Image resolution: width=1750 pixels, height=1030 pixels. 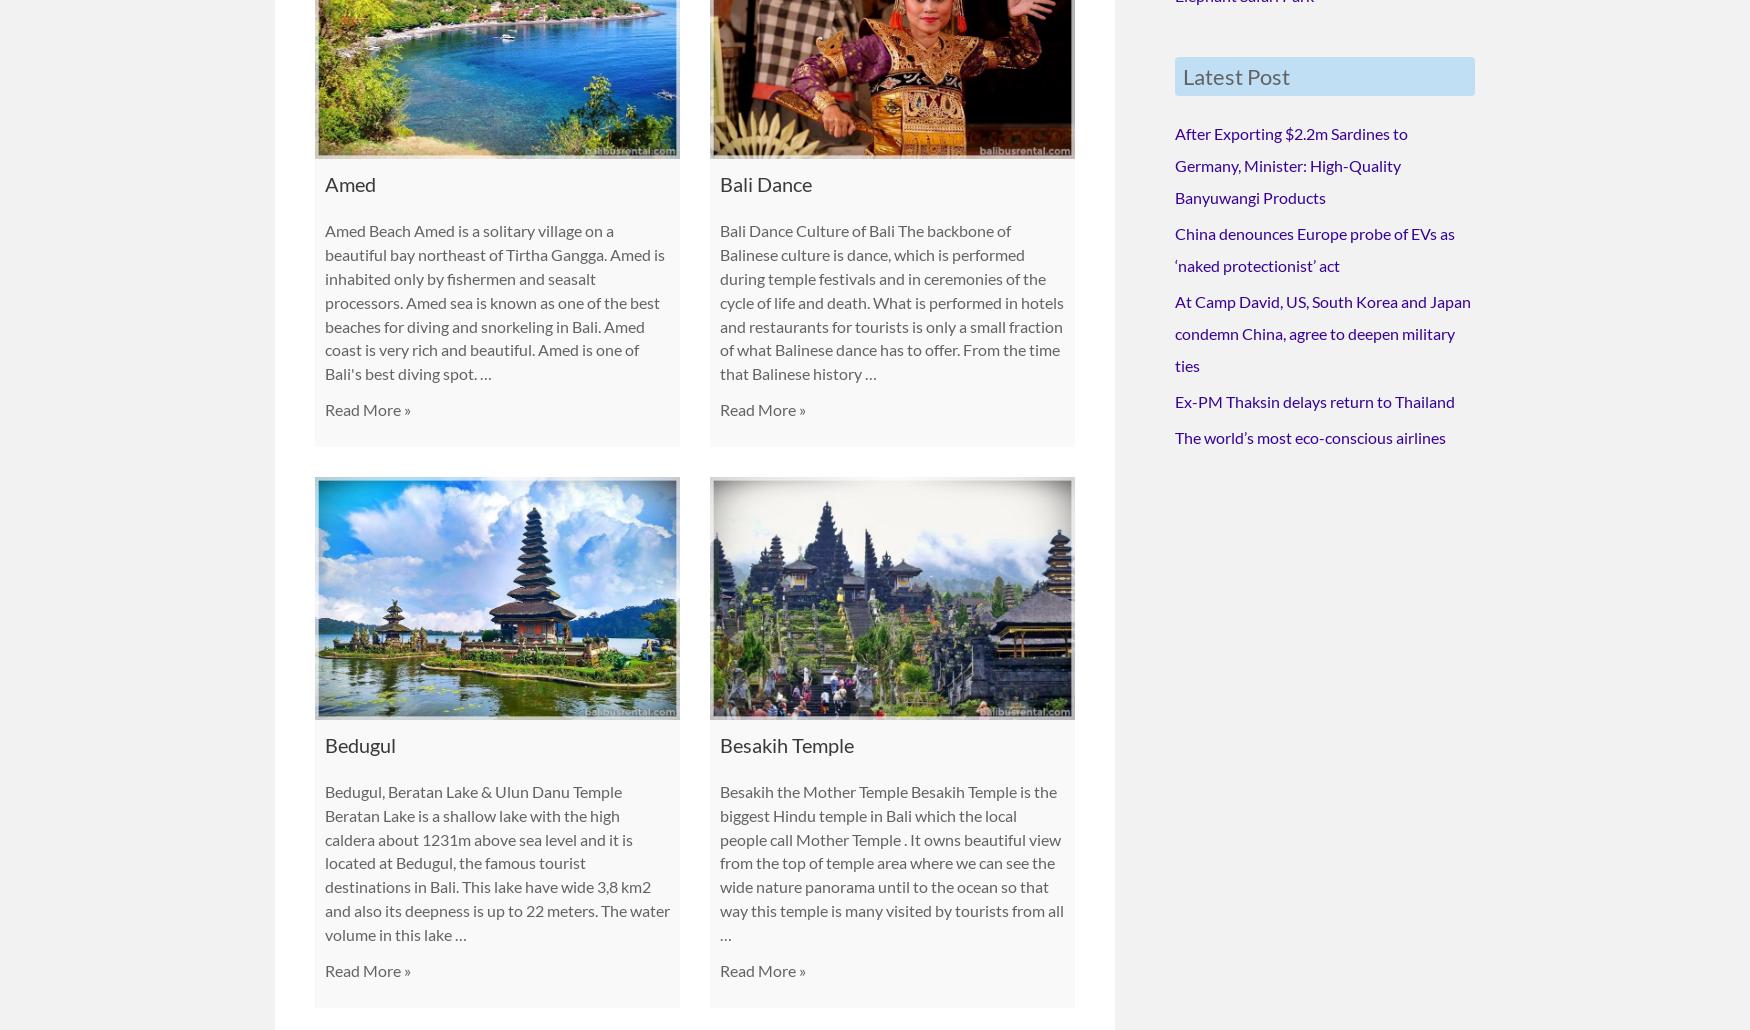 What do you see at coordinates (497, 862) in the screenshot?
I see `'Bedugul, Beratan Lake & Ulun Danu Temple Beratan Lake is a shallow lake with the high caldera about 1231m above sea level and it is located at Bedugul, the famous tourist destinations in Bali. This lake have wide 3,8 km2 and also its deepness is up to 22 meters. The water volume in this lake …'` at bounding box center [497, 862].